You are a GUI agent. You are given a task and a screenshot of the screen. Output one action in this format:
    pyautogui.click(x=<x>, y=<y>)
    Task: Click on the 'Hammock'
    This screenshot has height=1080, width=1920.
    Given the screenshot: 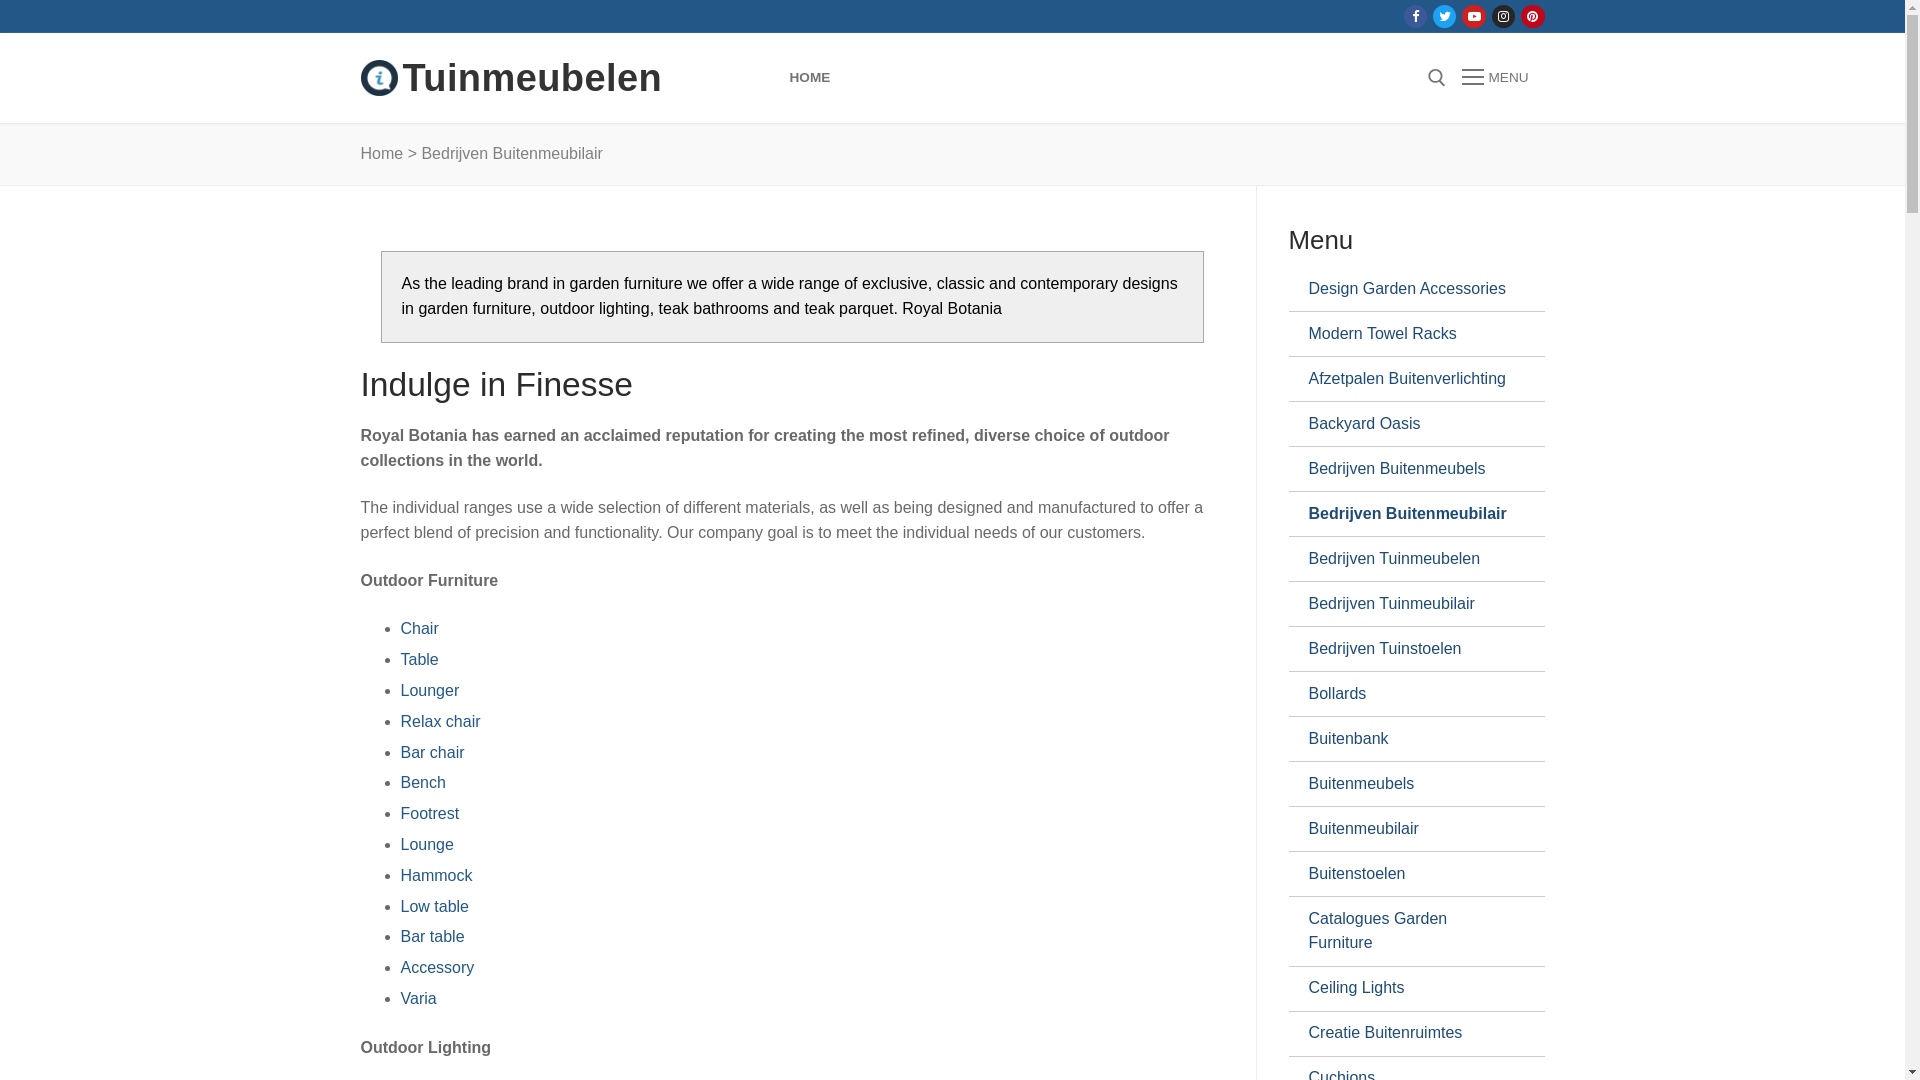 What is the action you would take?
    pyautogui.click(x=435, y=874)
    